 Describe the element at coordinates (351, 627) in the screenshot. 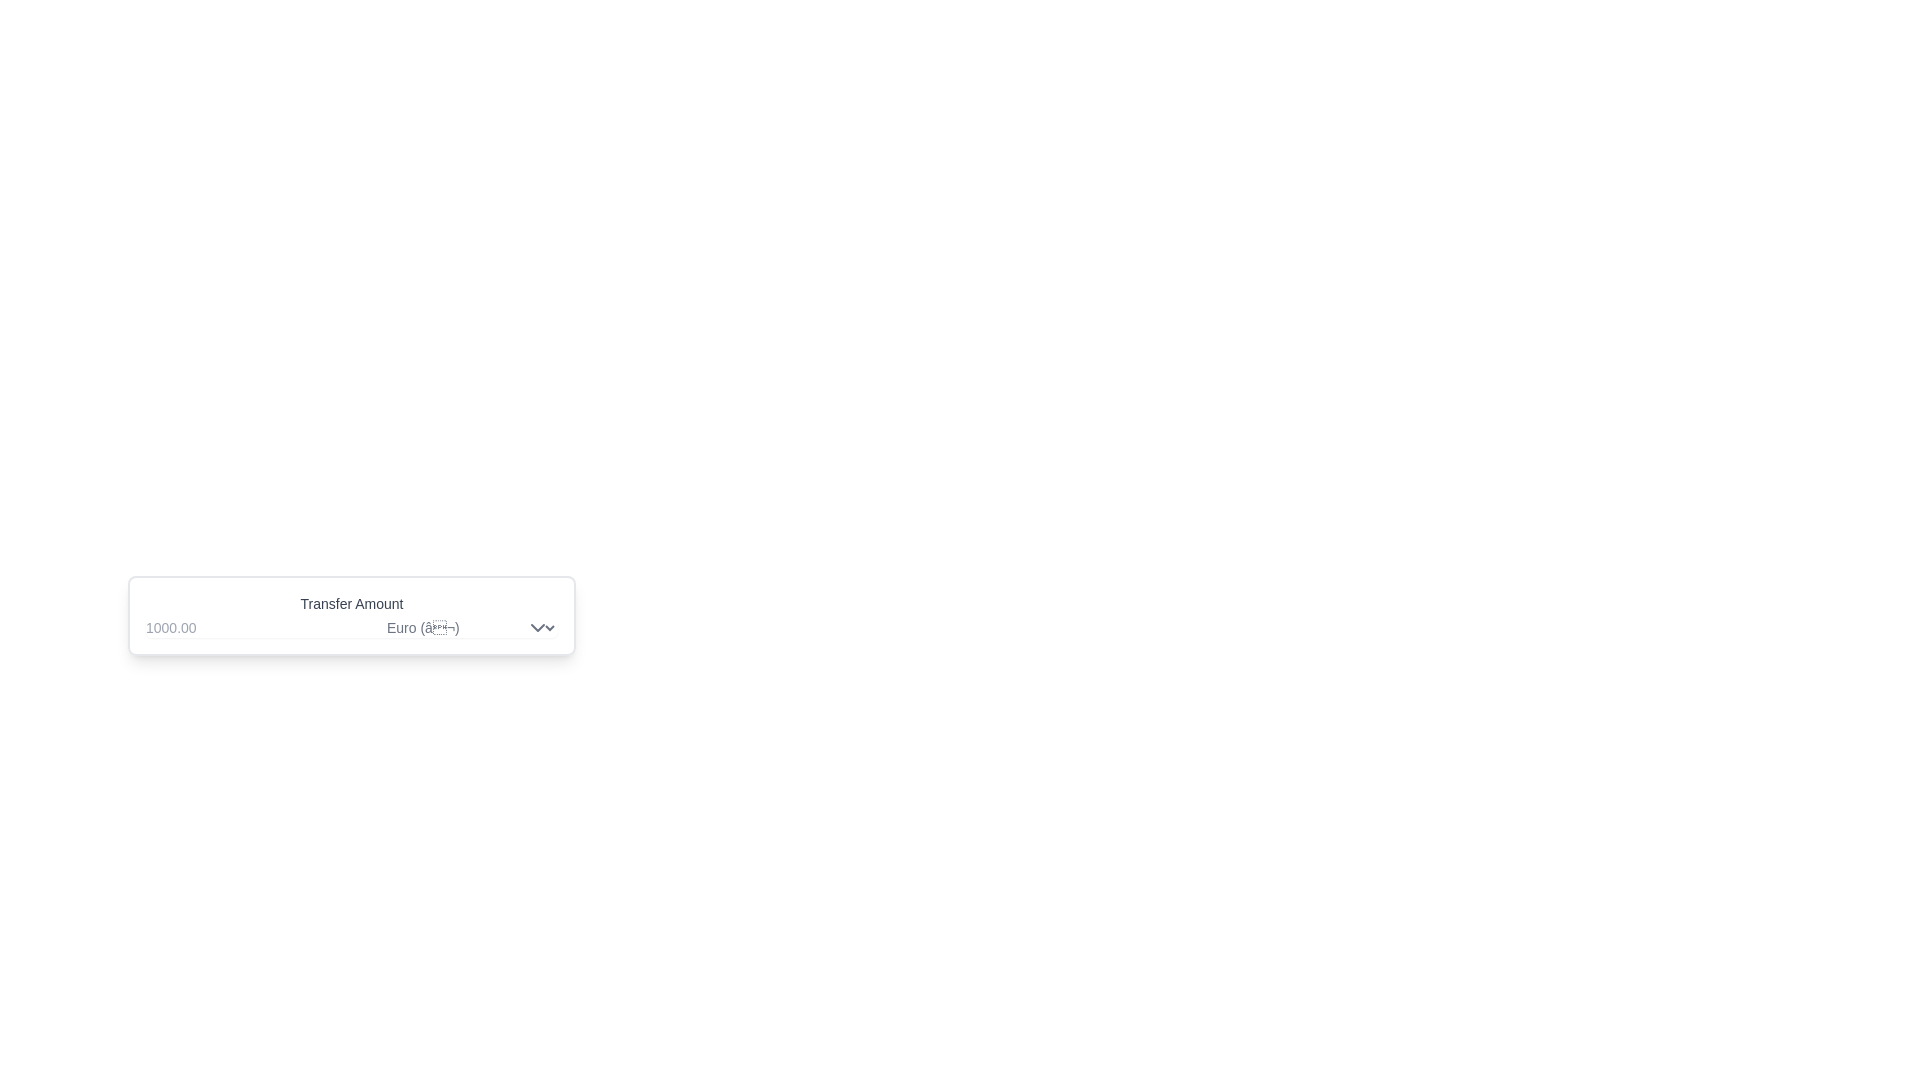

I see `the input field of the monetary amount and currency selection dropdown by tabbing to it` at that location.